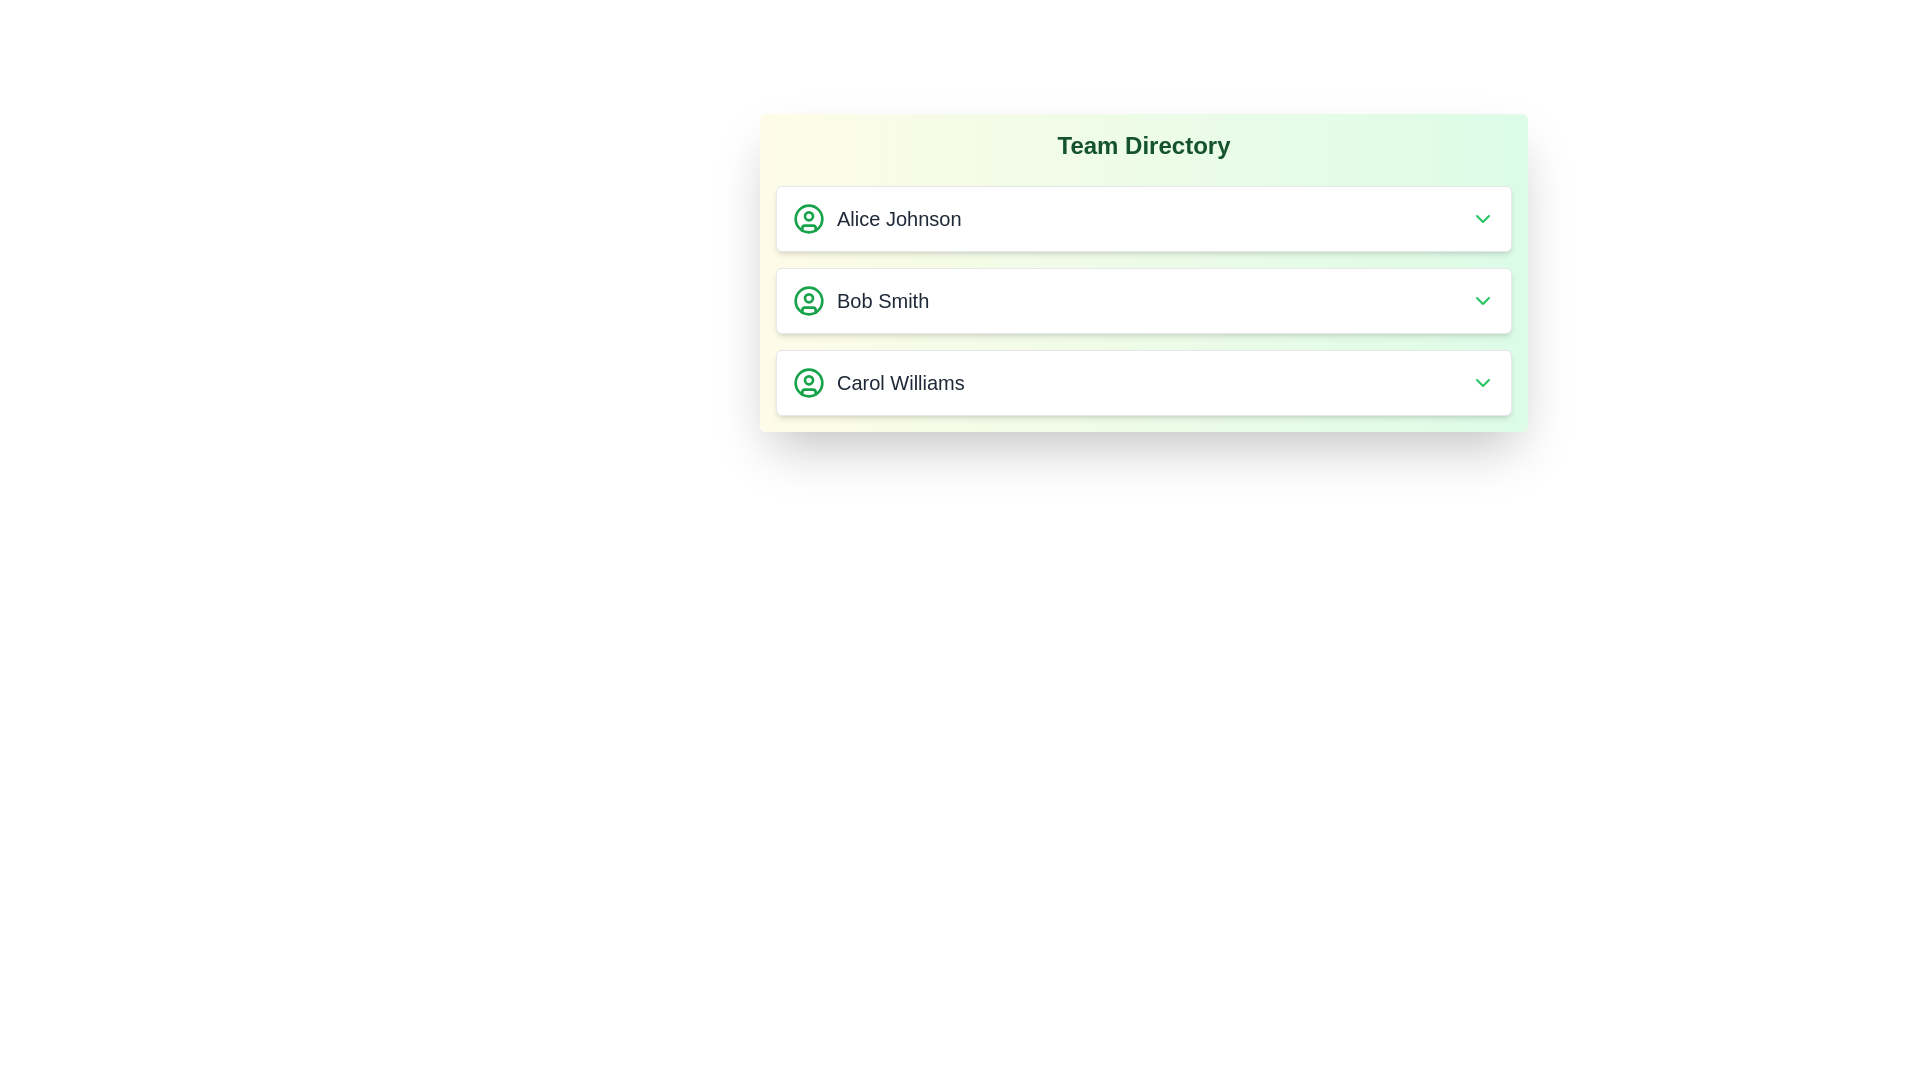  Describe the element at coordinates (1143, 145) in the screenshot. I see `the 'Team Directory' header` at that location.